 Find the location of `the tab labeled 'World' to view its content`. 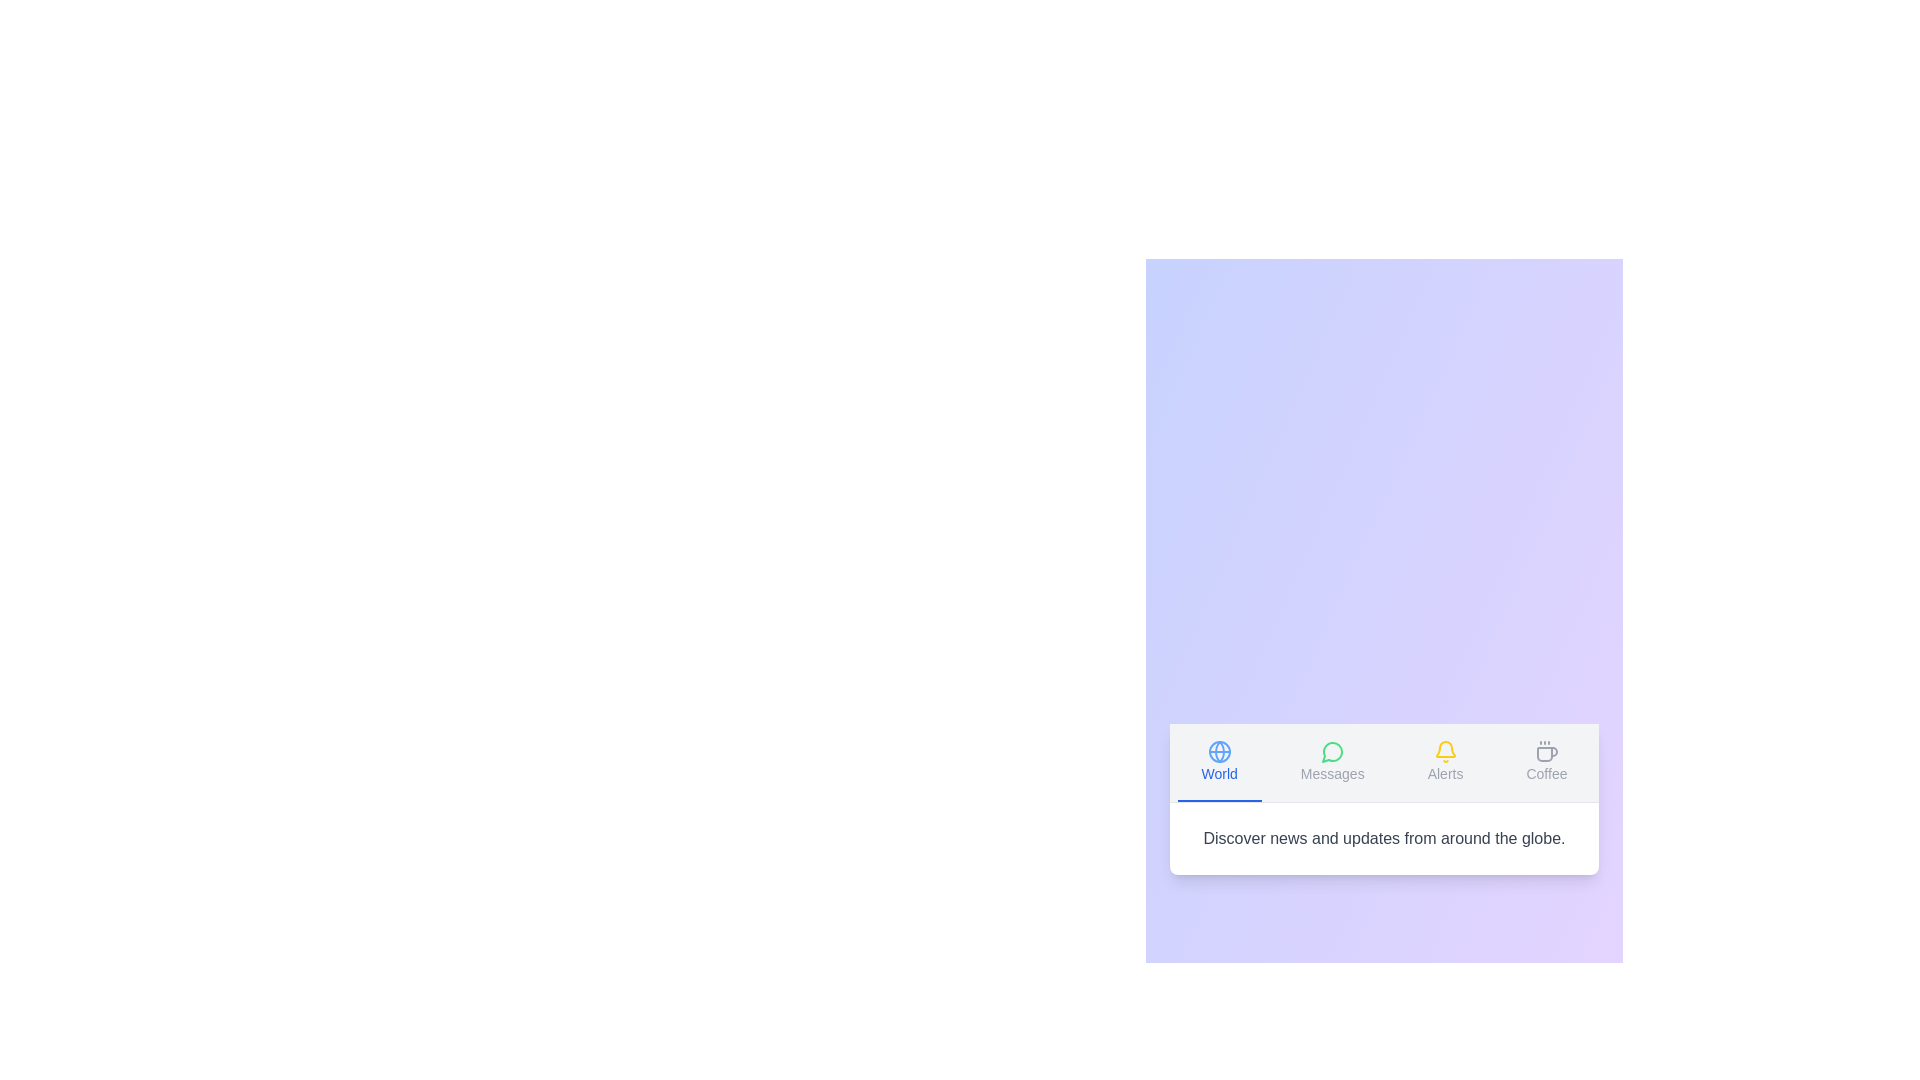

the tab labeled 'World' to view its content is located at coordinates (1218, 762).